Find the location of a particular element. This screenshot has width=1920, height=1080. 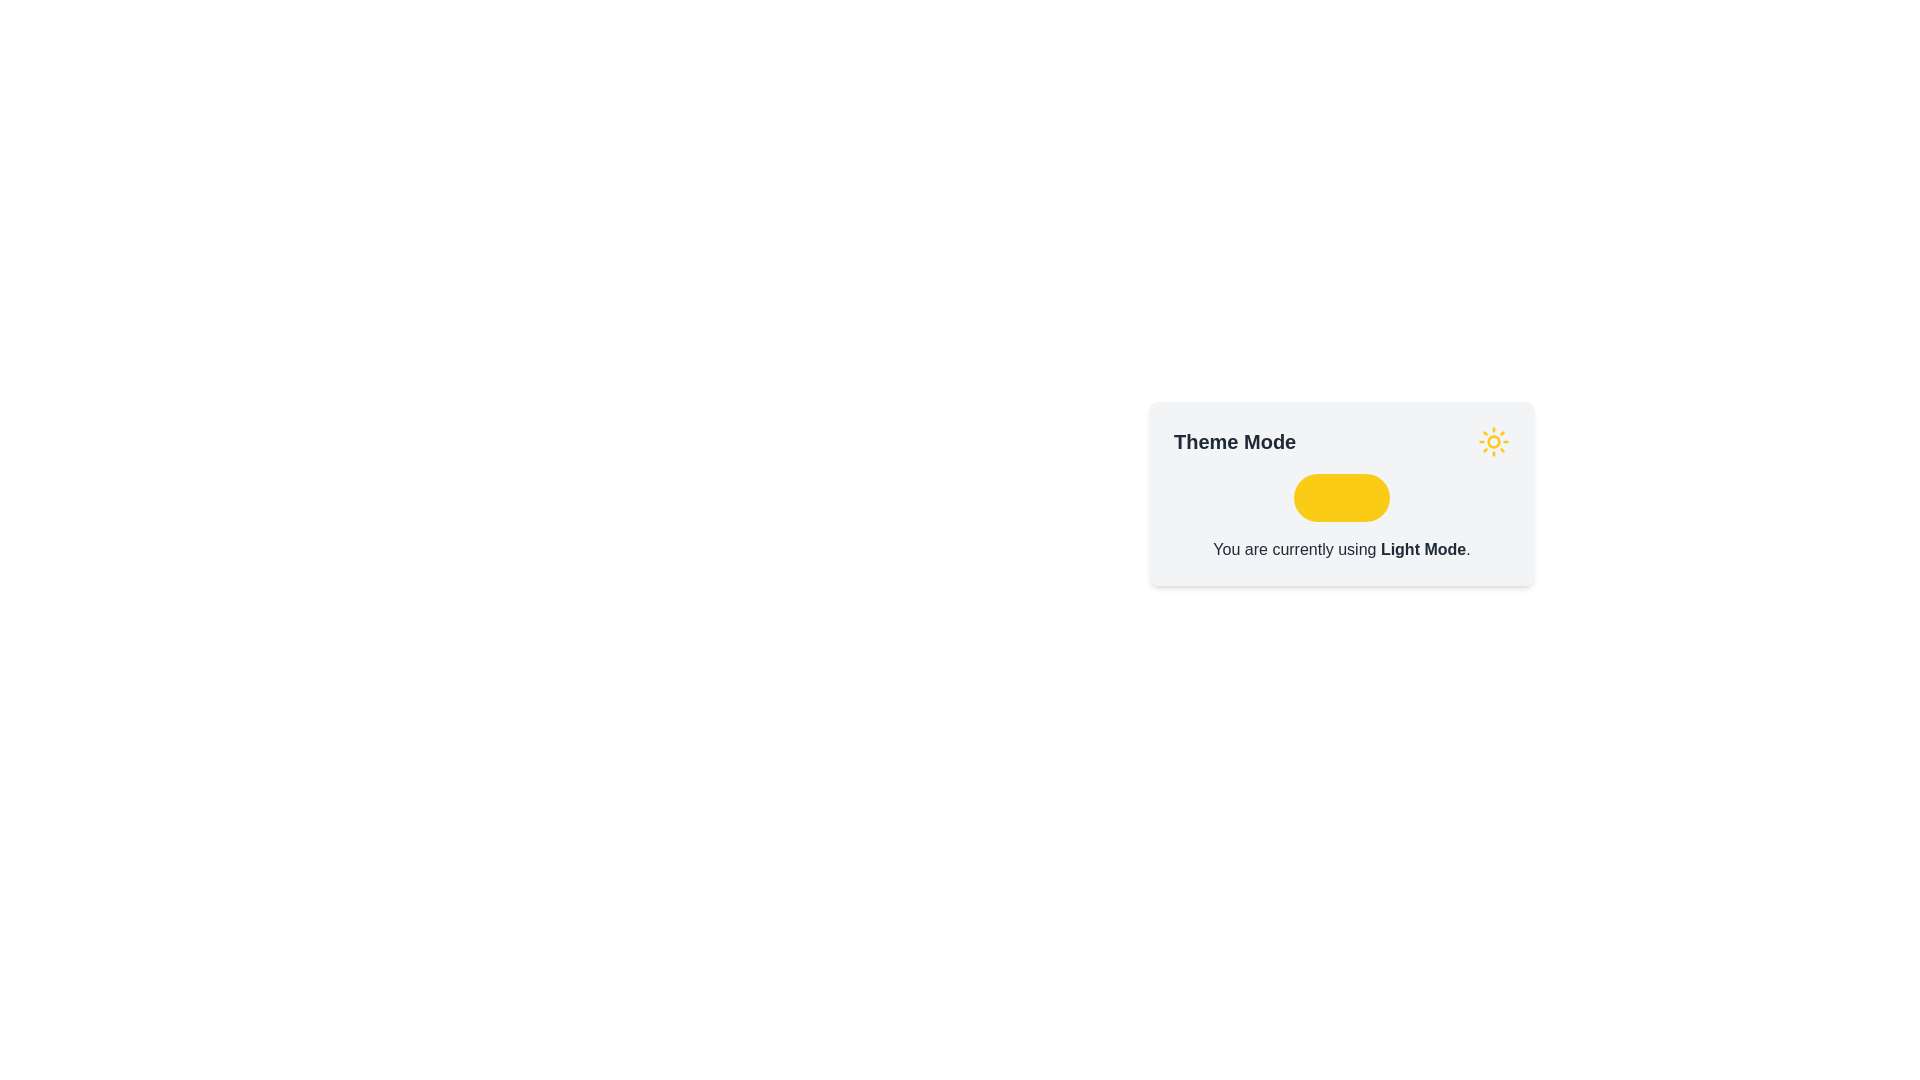

text displayed in the Text Display element indicating the current theme mode (Light Mode) located beneath the theme mode toggle switch is located at coordinates (1342, 550).